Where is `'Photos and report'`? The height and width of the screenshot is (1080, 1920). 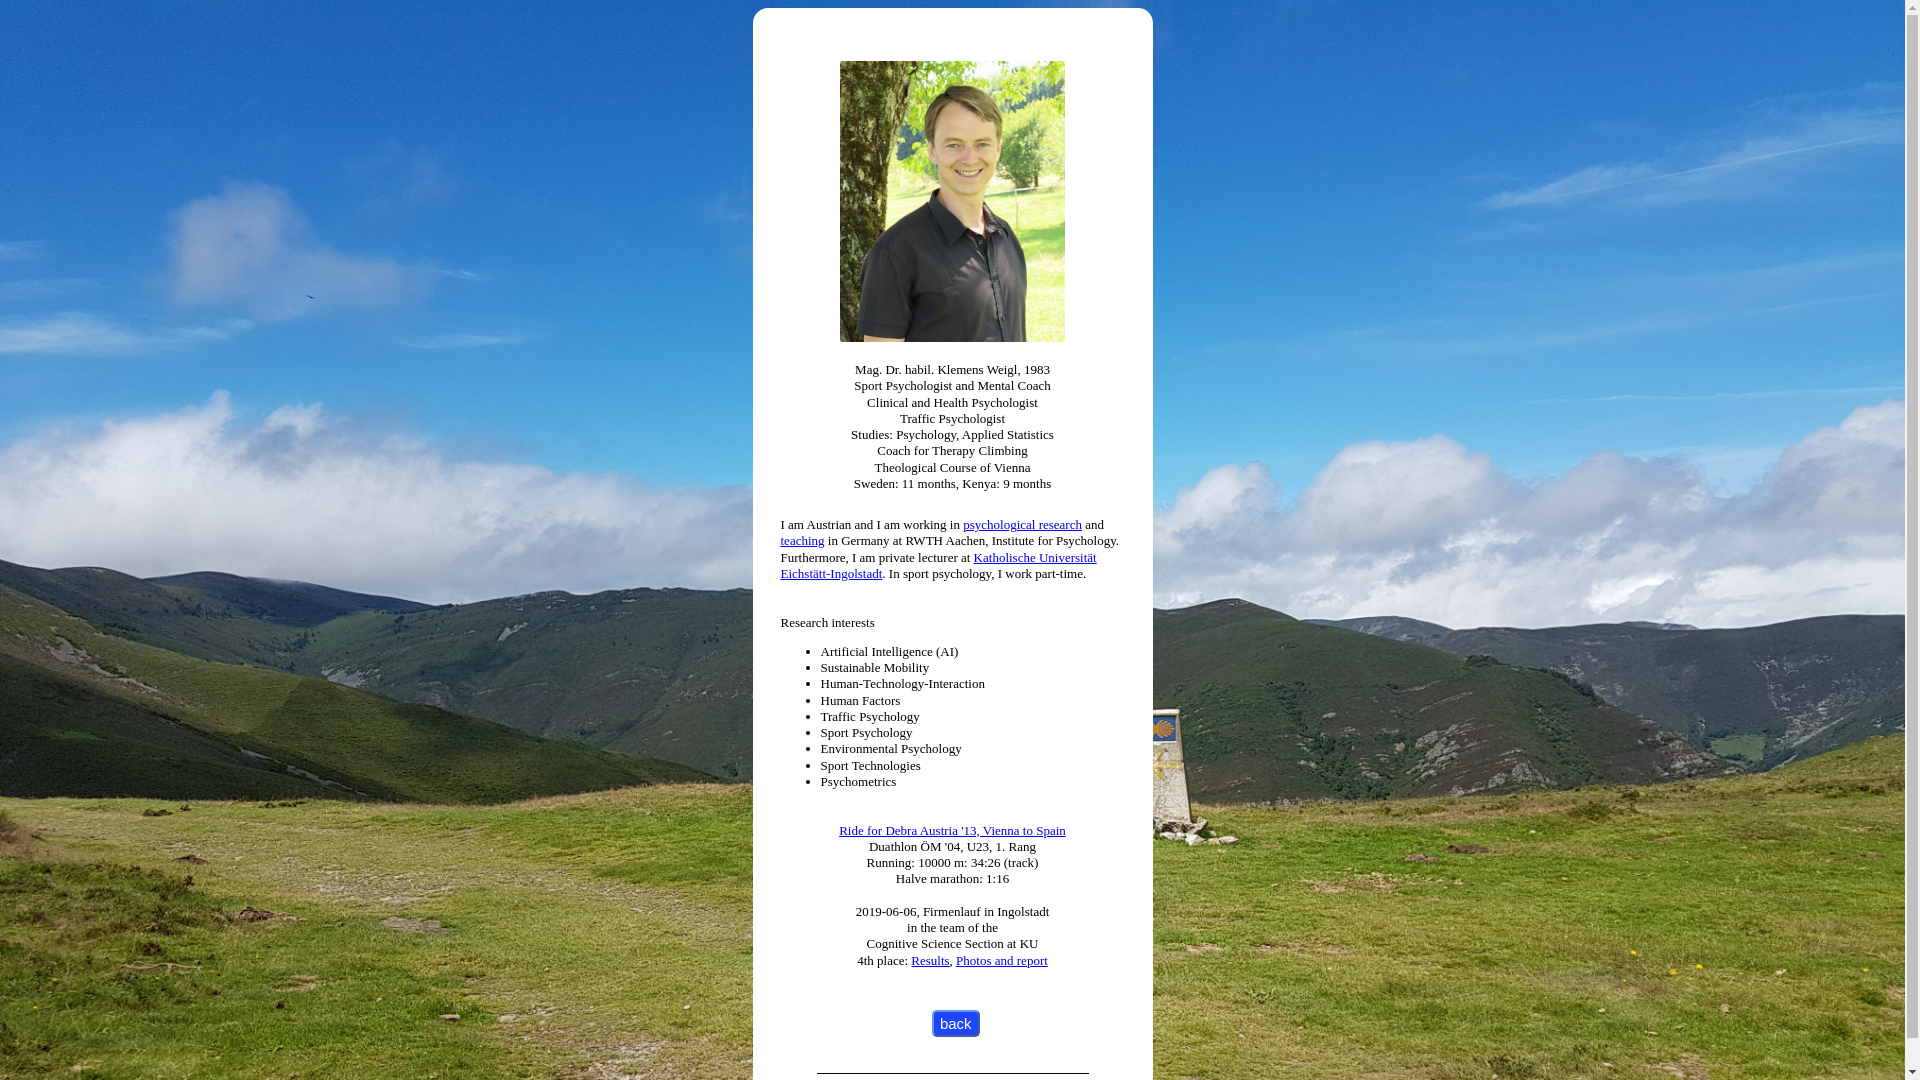 'Photos and report' is located at coordinates (1002, 958).